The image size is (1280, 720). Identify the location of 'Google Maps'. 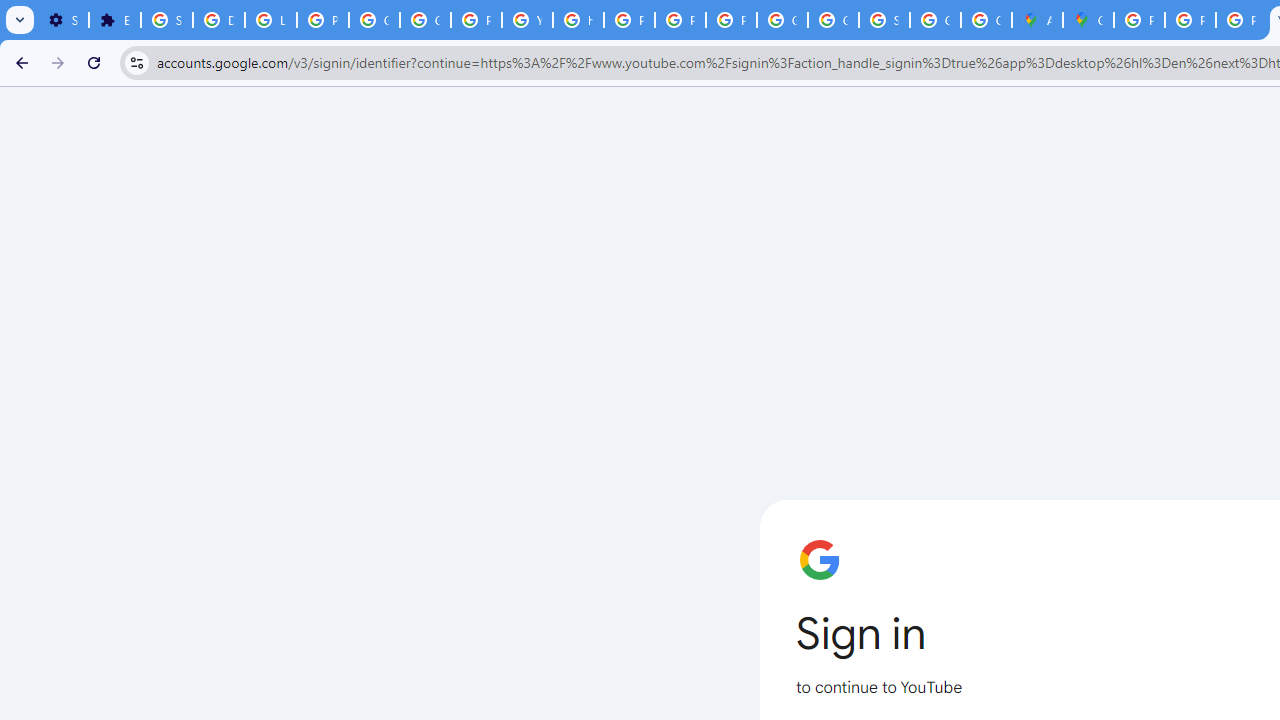
(1087, 20).